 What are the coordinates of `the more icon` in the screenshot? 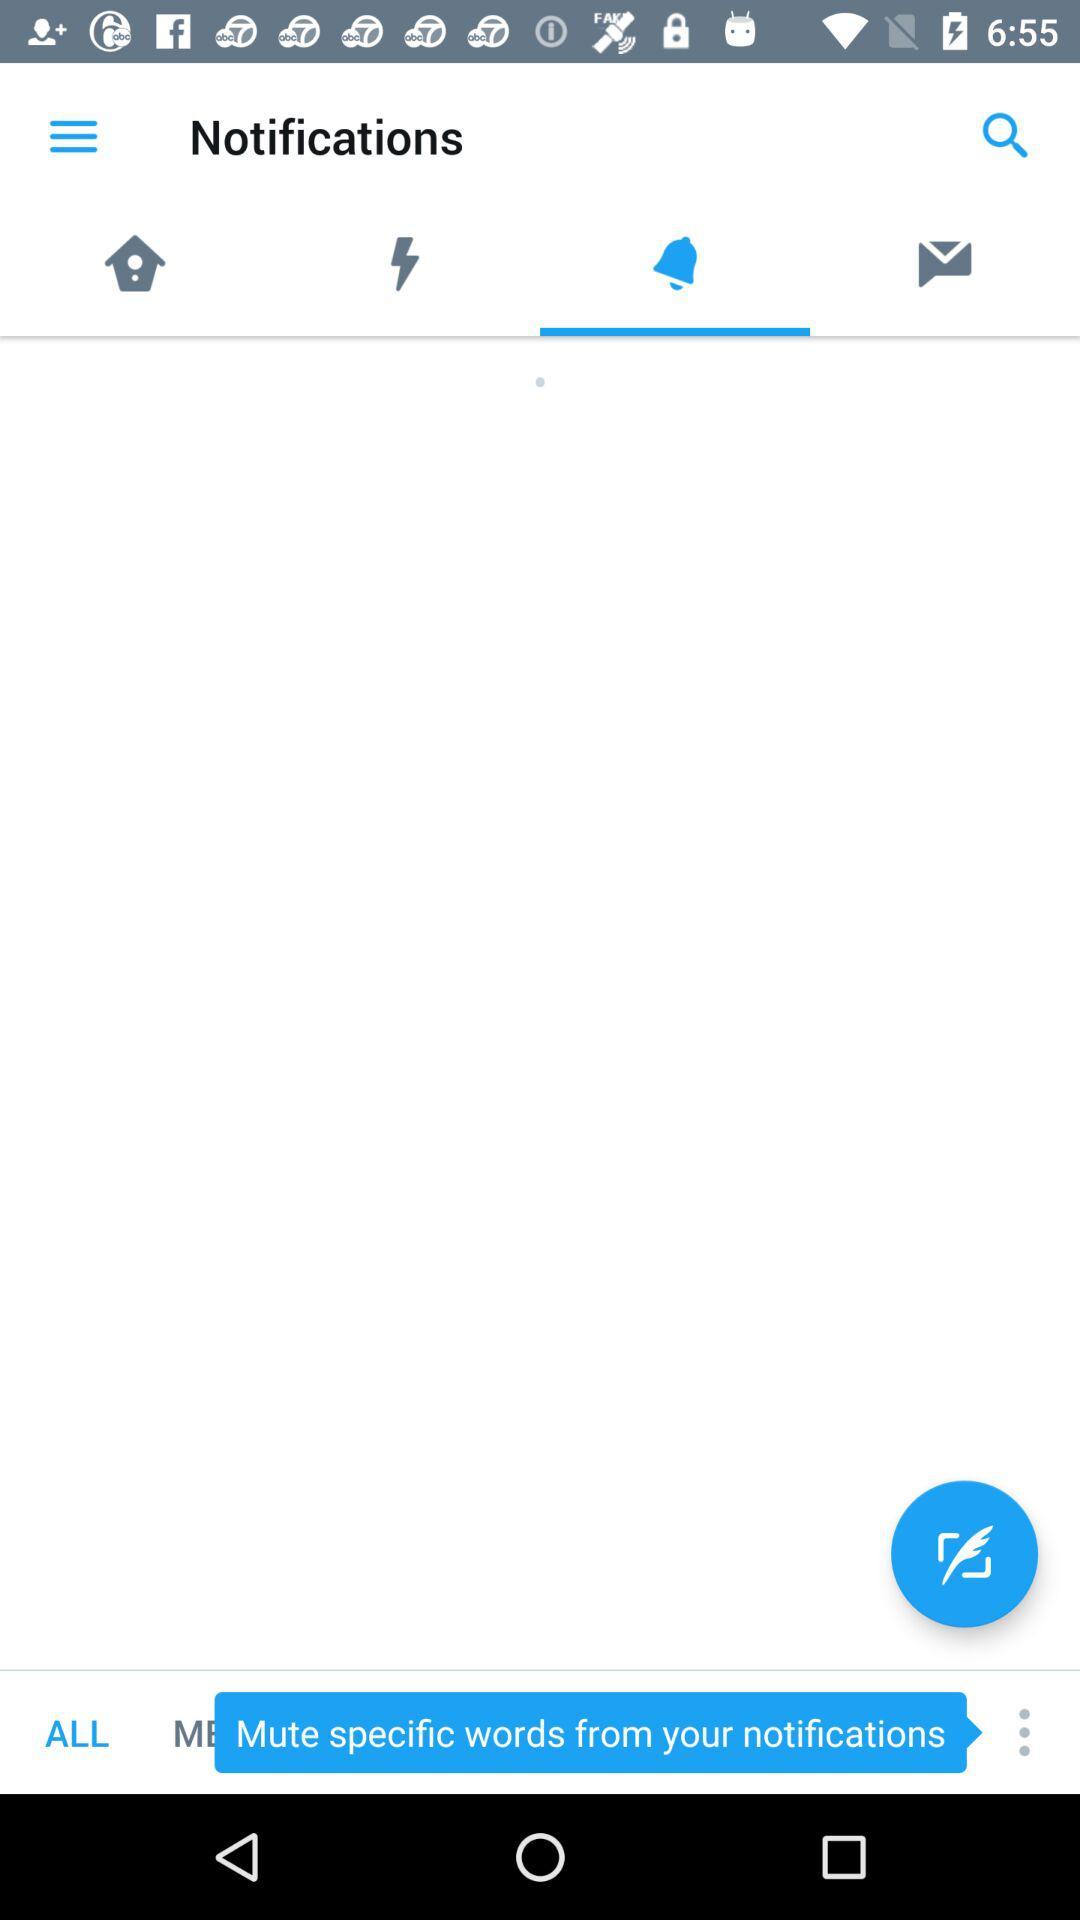 It's located at (1024, 1731).